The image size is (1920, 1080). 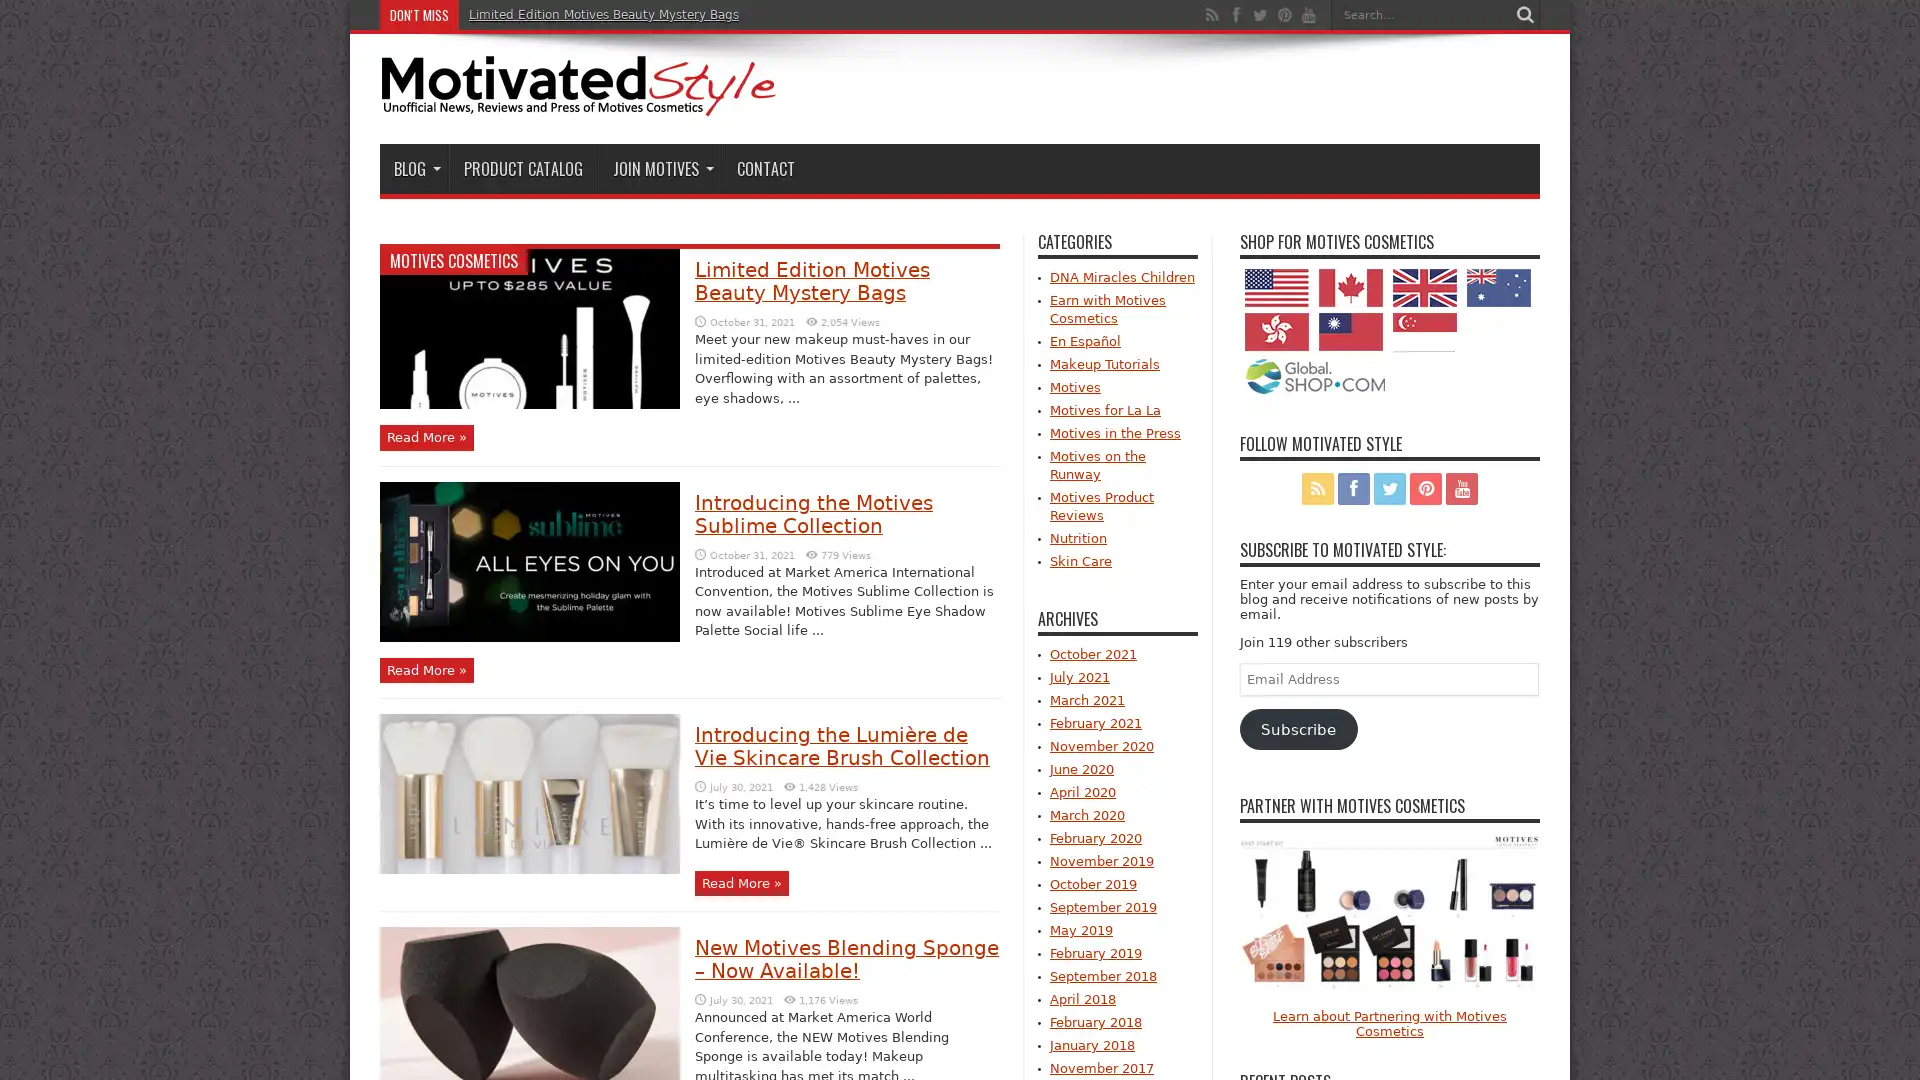 What do you see at coordinates (1298, 729) in the screenshot?
I see `Subscribe` at bounding box center [1298, 729].